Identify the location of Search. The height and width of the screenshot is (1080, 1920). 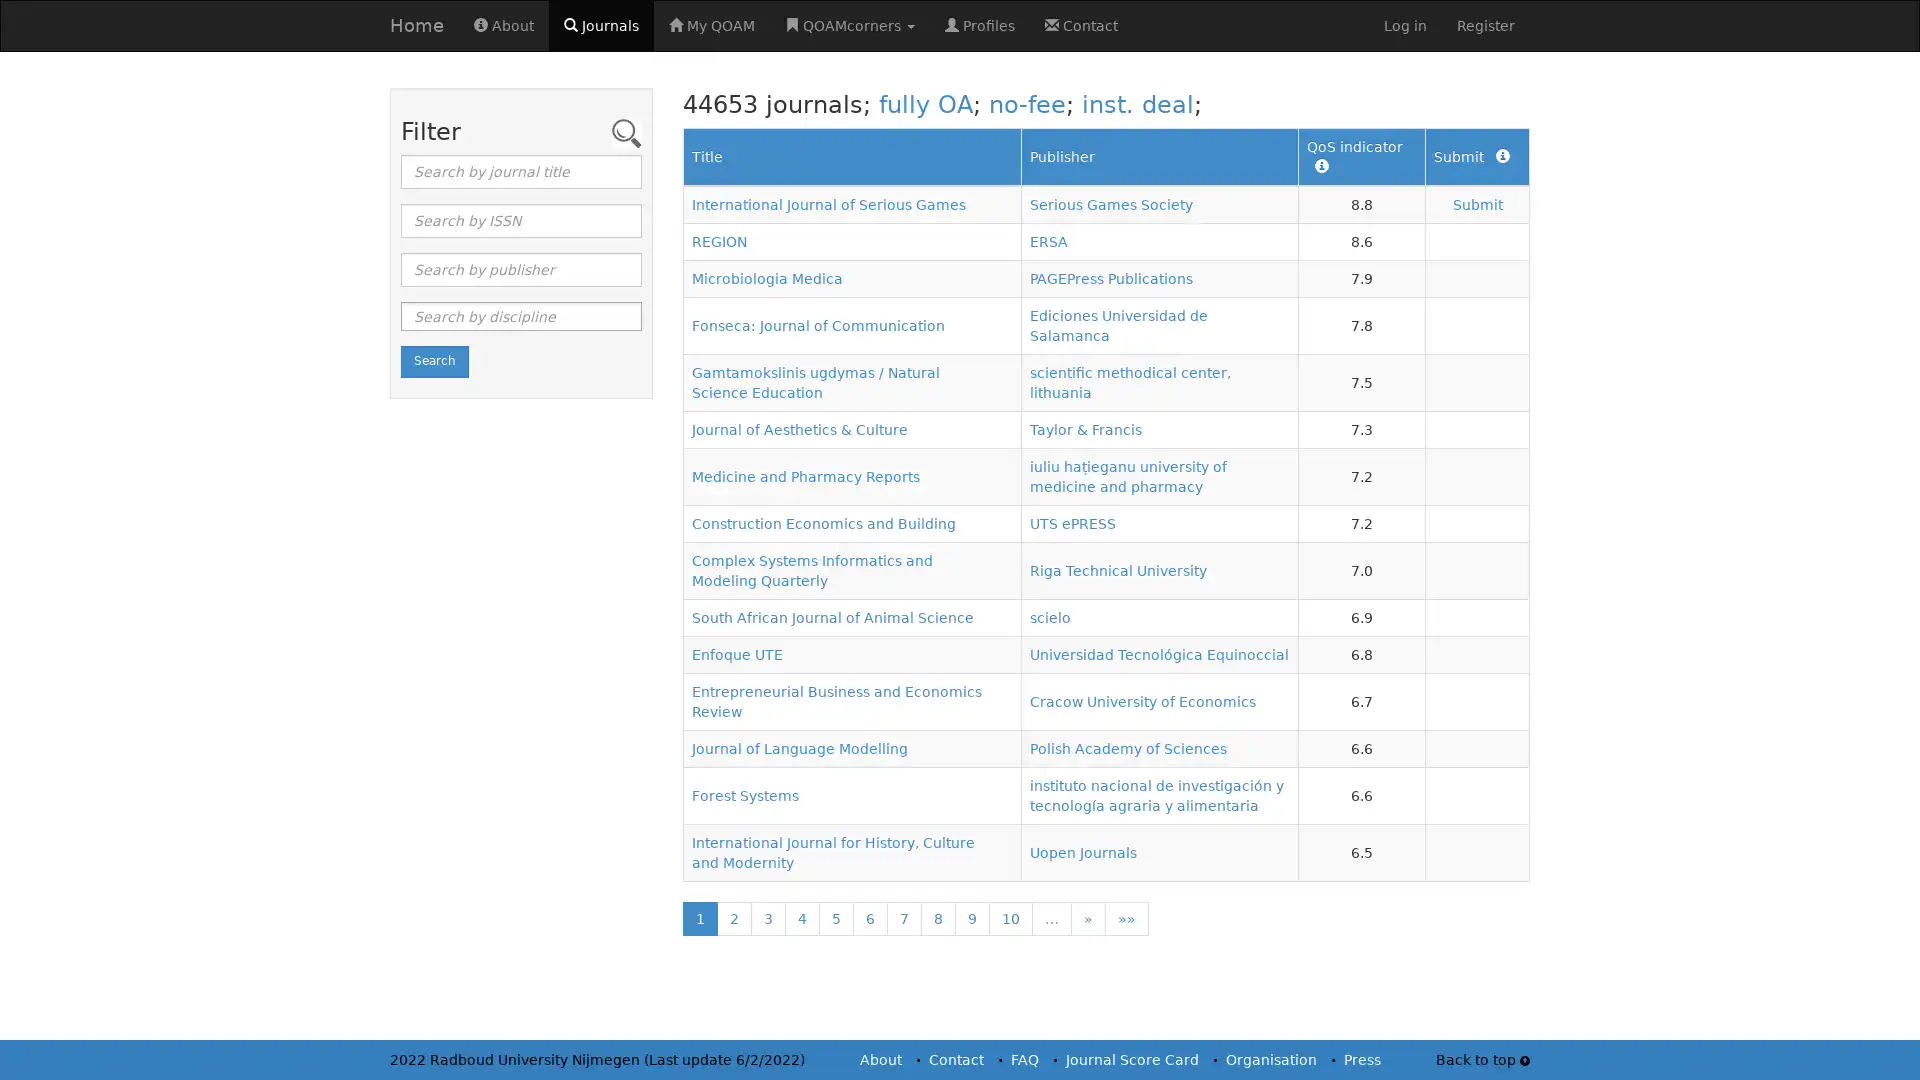
(434, 361).